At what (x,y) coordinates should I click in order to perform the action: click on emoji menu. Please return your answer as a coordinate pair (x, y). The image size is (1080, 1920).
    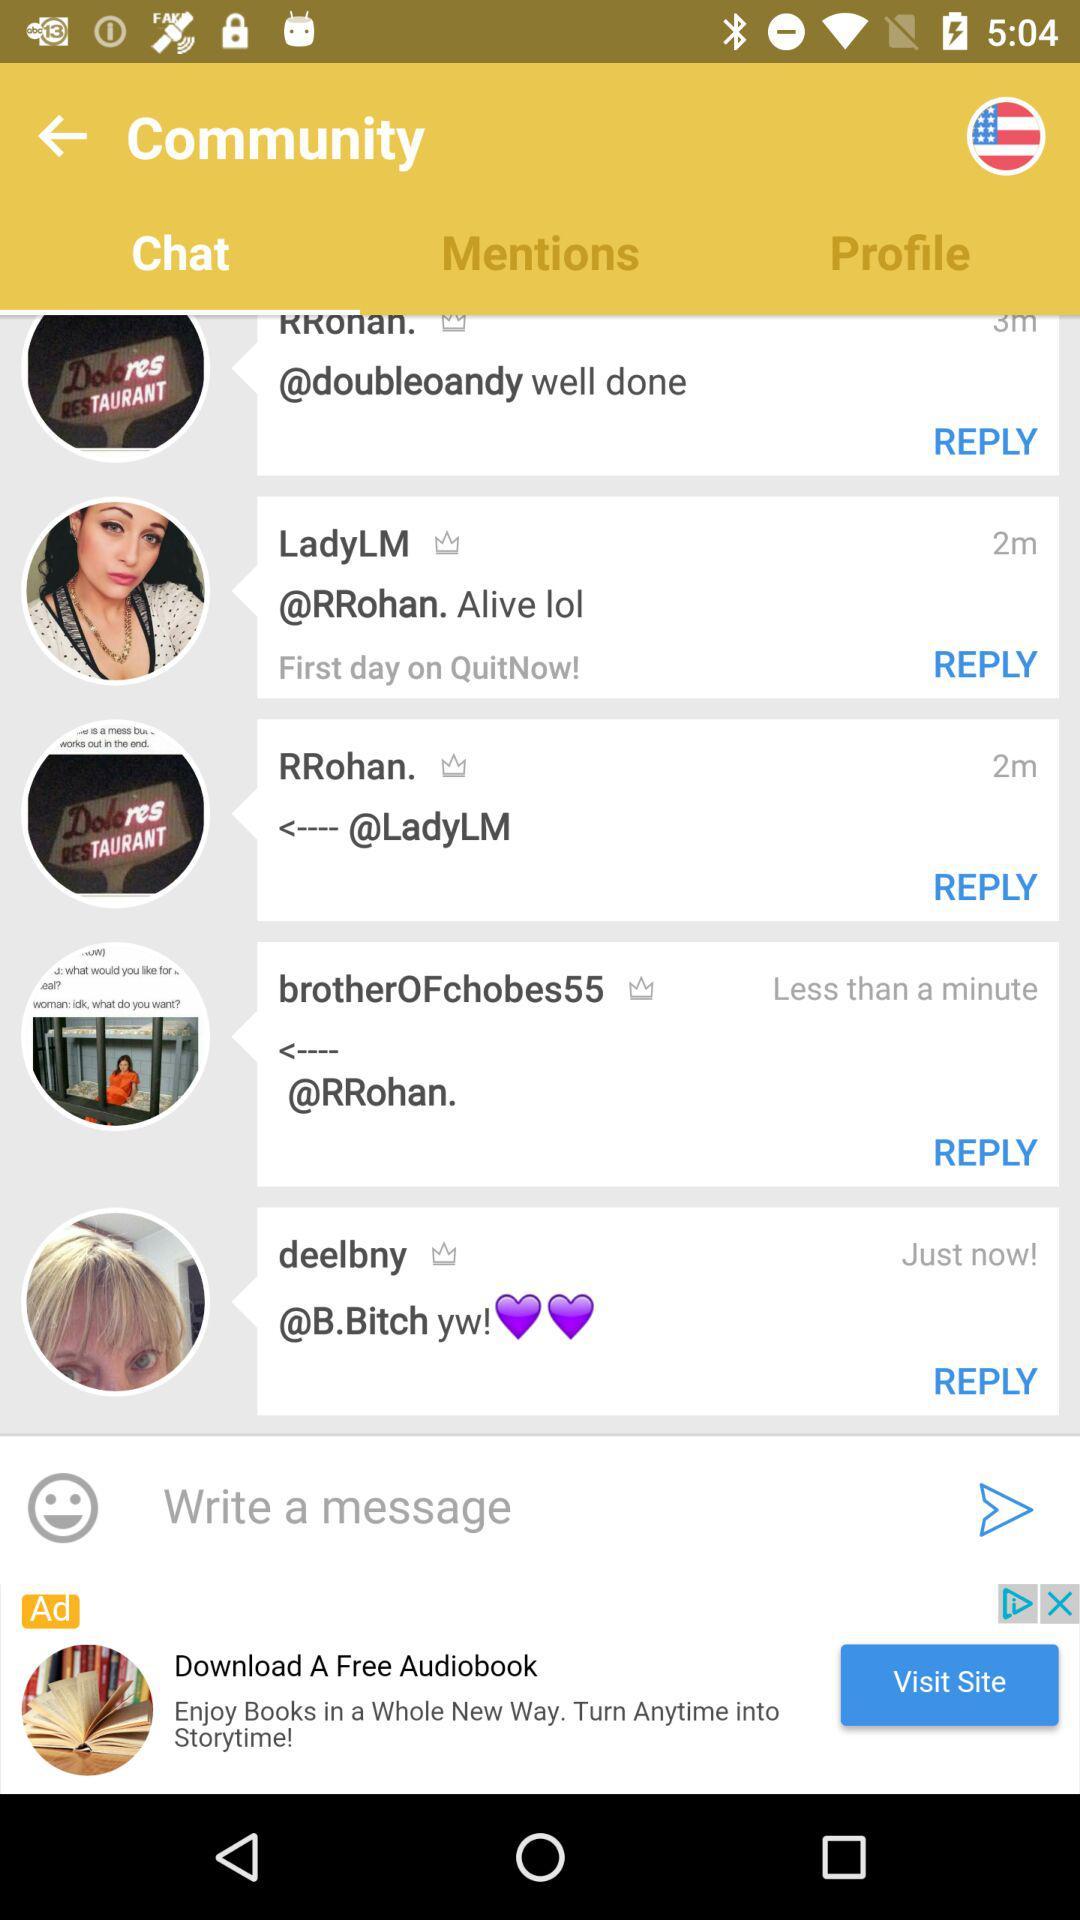
    Looking at the image, I should click on (61, 1509).